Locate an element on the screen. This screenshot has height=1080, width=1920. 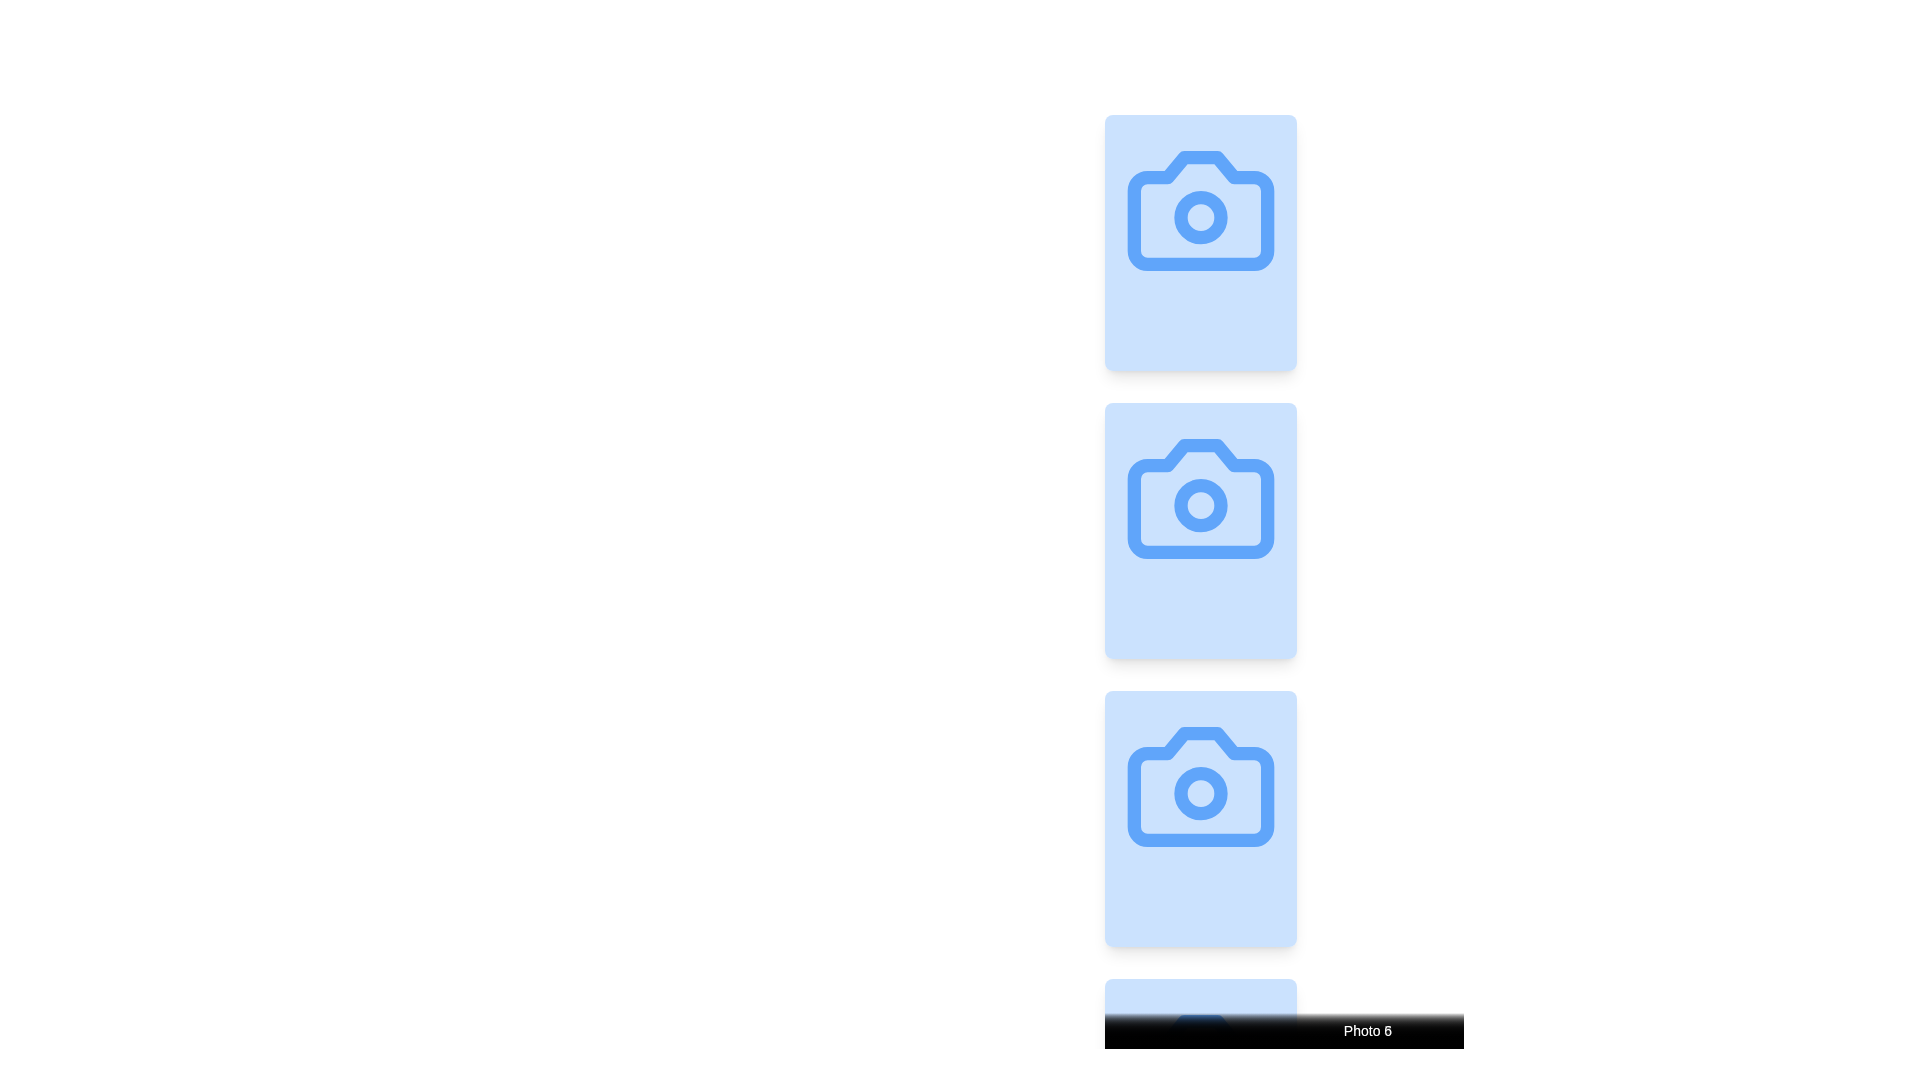
text from the Text Label located at the bottom edge of the card in a vertical list of similar cards is located at coordinates (1367, 1030).